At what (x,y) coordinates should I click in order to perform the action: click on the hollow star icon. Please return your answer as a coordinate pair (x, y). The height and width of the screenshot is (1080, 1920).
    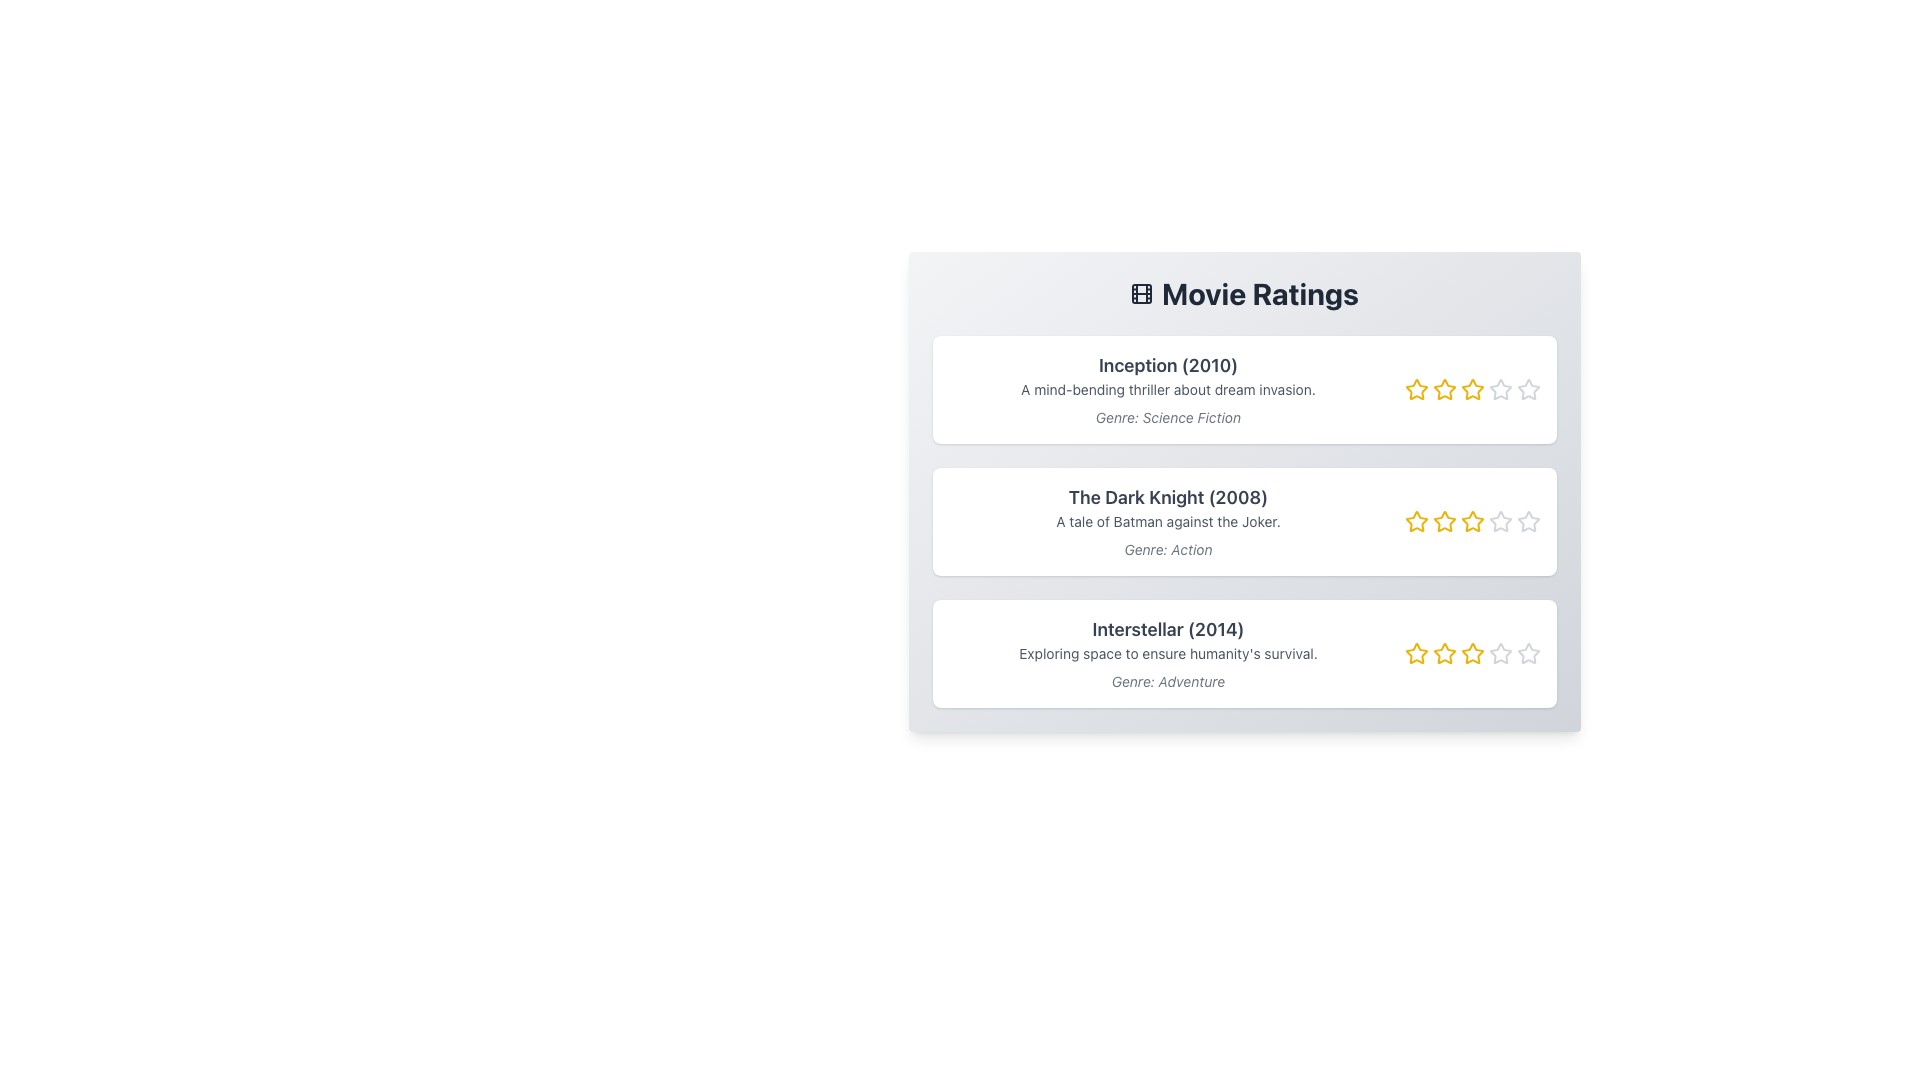
    Looking at the image, I should click on (1527, 389).